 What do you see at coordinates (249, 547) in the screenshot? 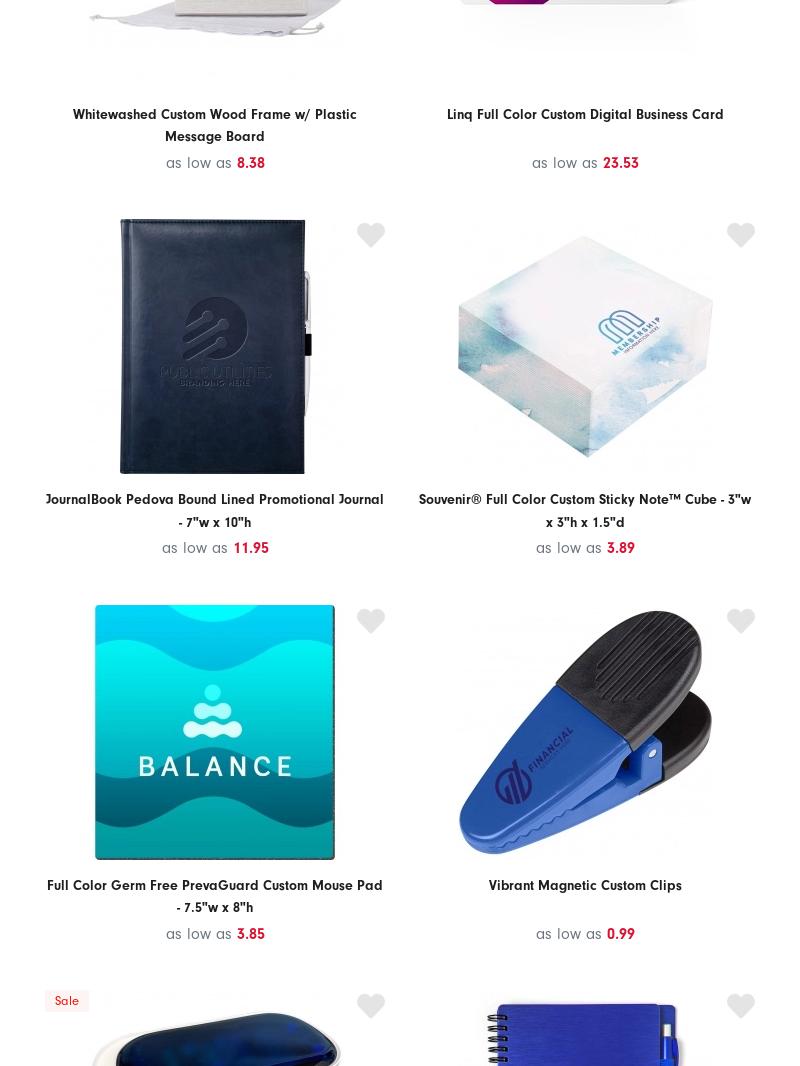
I see `'11.95'` at bounding box center [249, 547].